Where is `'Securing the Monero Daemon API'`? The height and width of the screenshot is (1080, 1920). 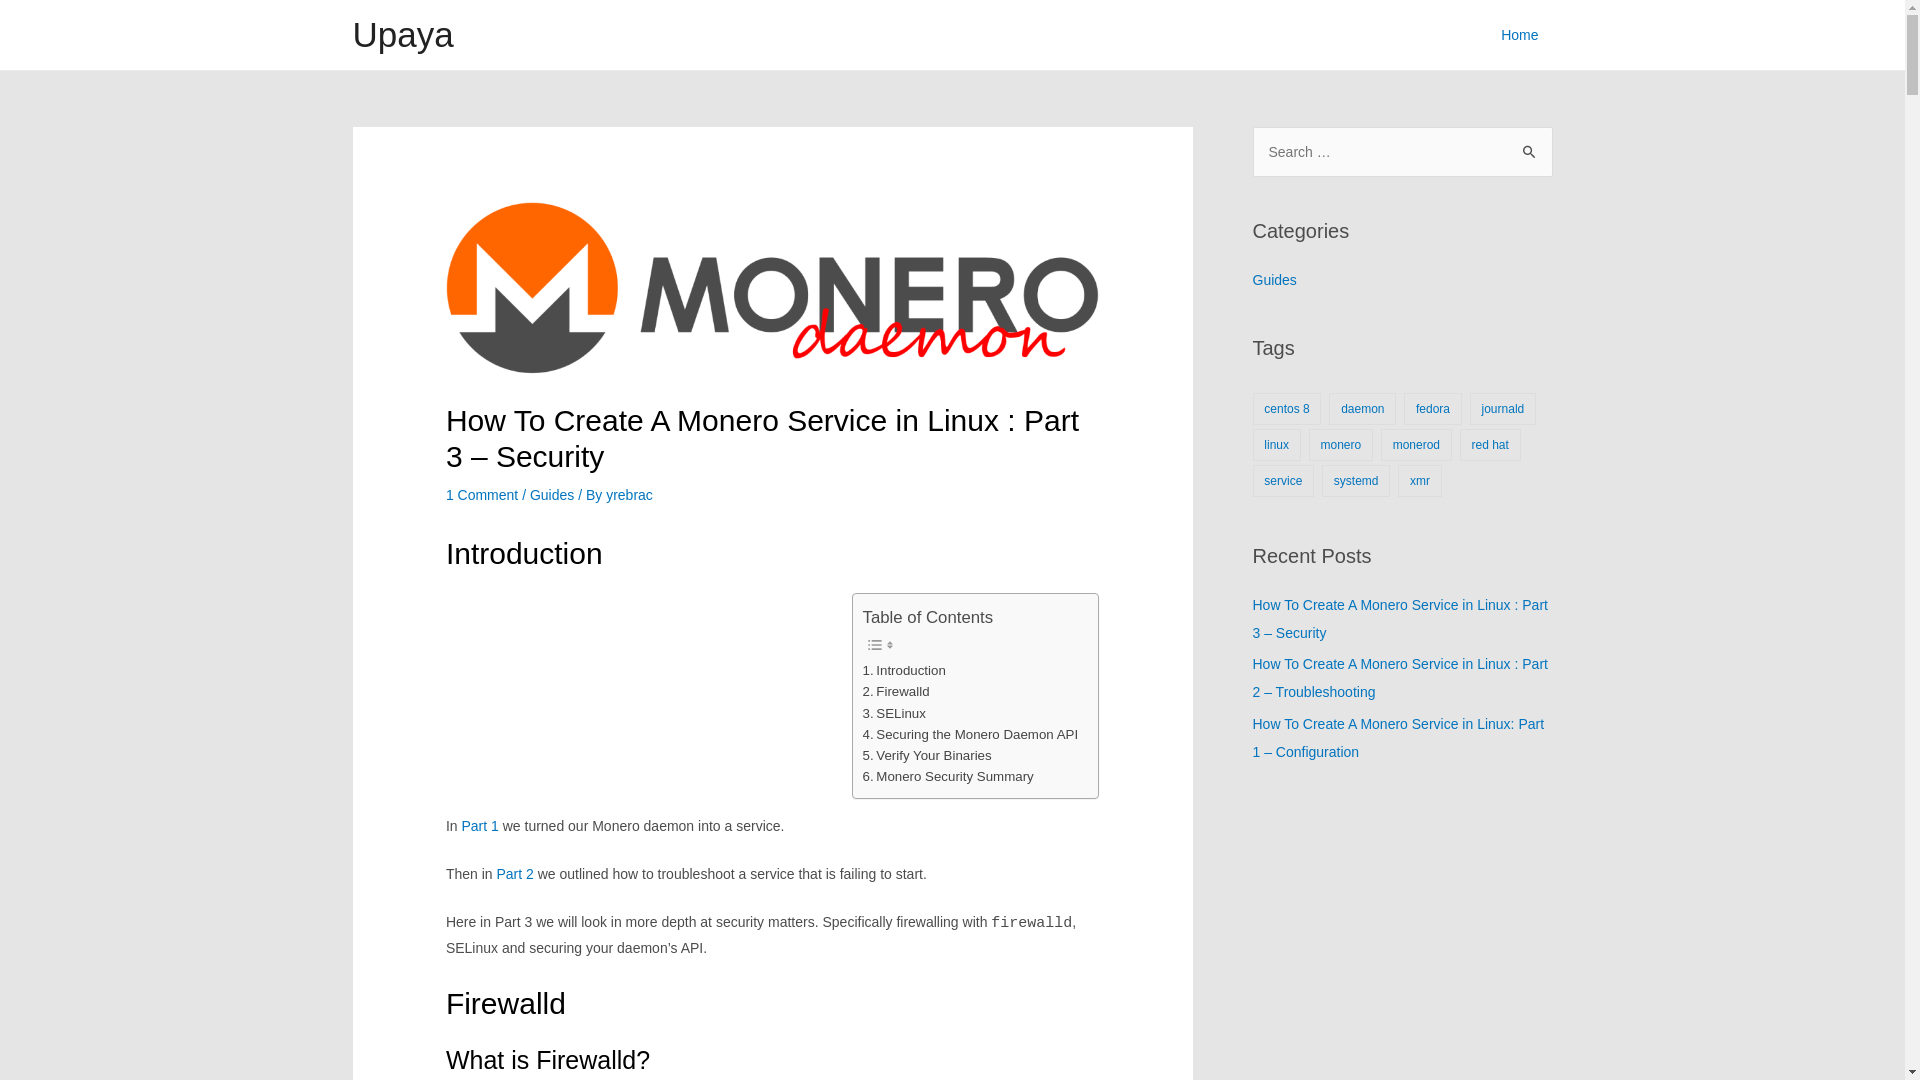 'Securing the Monero Daemon API' is located at coordinates (970, 734).